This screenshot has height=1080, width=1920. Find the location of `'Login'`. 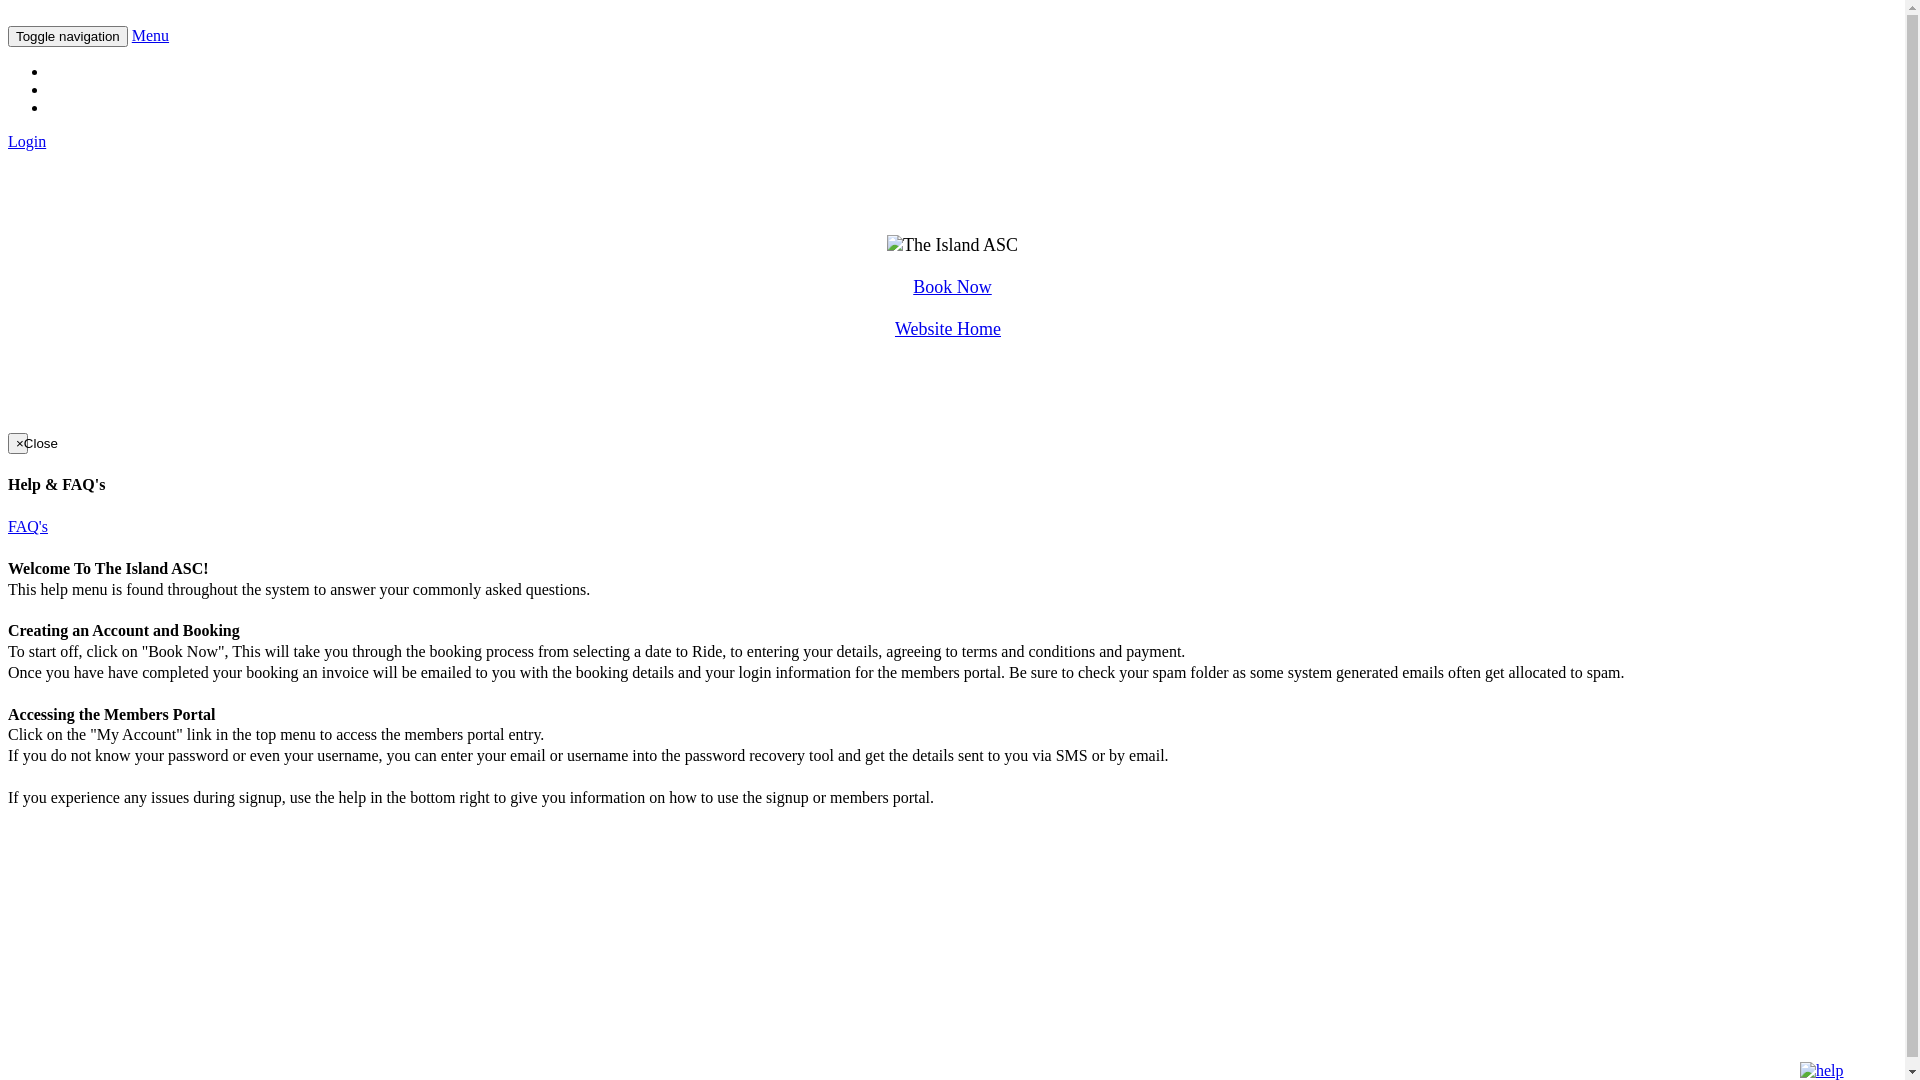

'Login' is located at coordinates (27, 140).